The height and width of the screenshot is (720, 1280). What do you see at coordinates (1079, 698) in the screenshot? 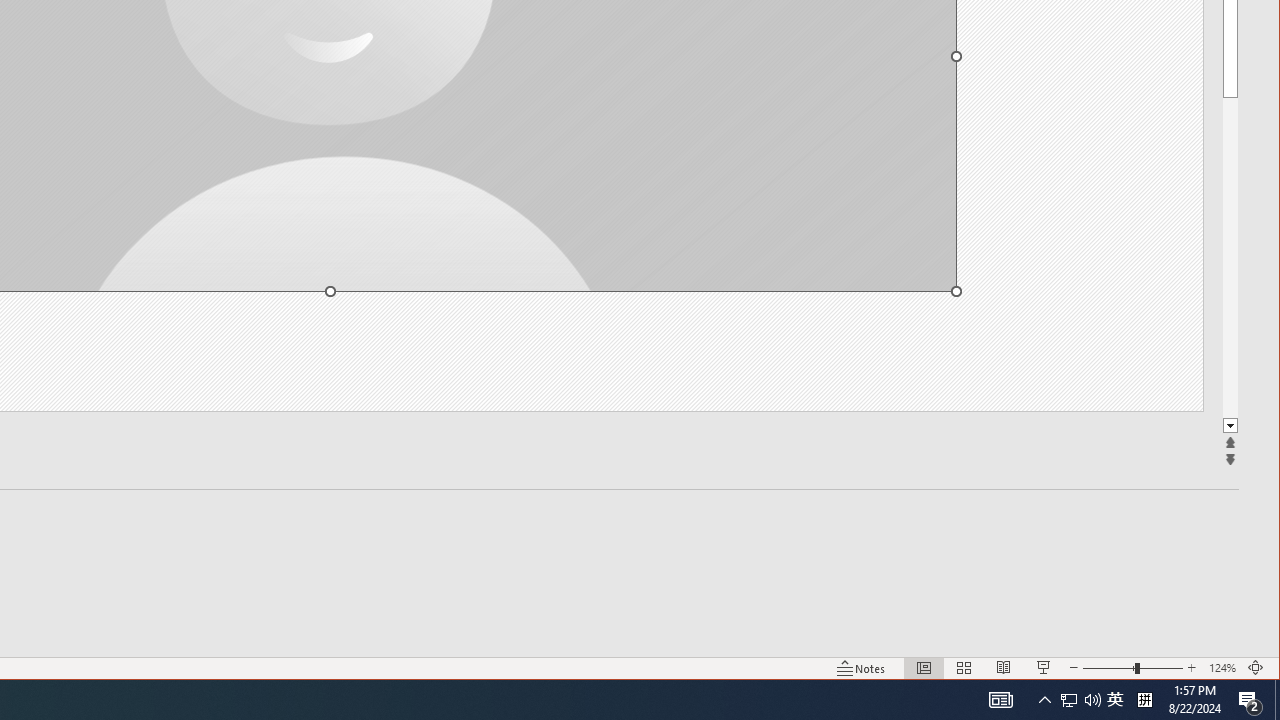
I see `'User Promoted Notification Area'` at bounding box center [1079, 698].